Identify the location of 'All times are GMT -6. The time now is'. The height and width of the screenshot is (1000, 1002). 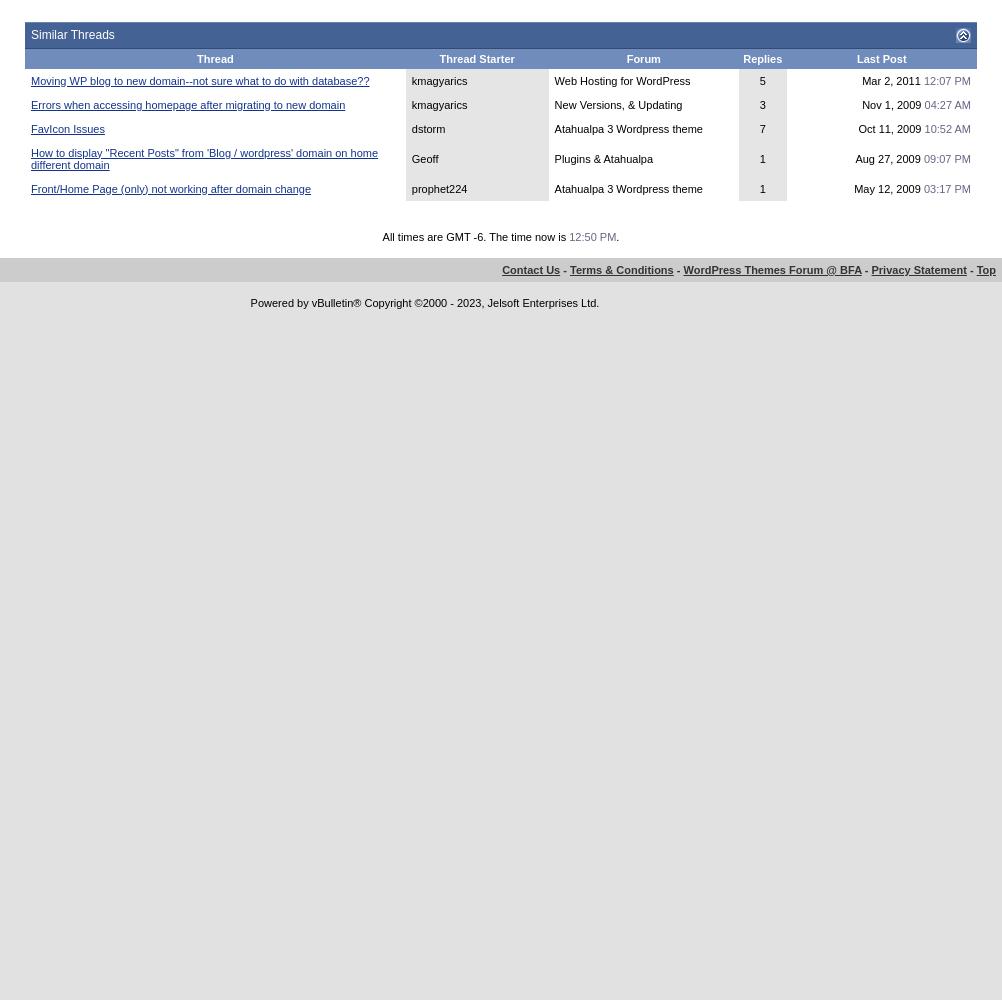
(474, 235).